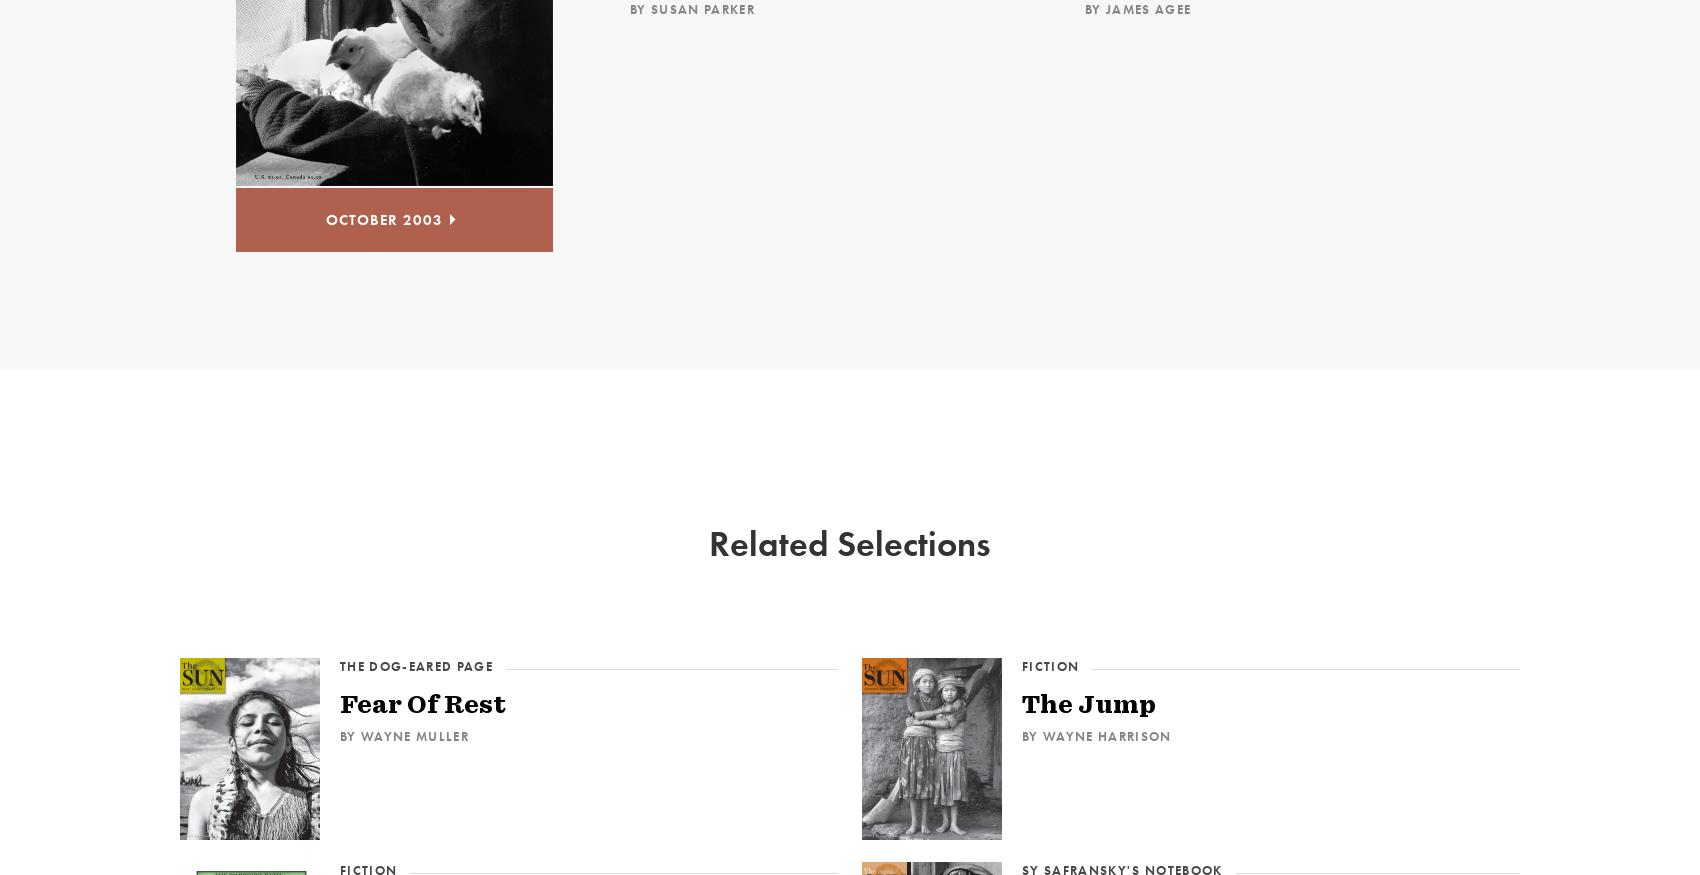  Describe the element at coordinates (1089, 702) in the screenshot. I see `'The Jump'` at that location.